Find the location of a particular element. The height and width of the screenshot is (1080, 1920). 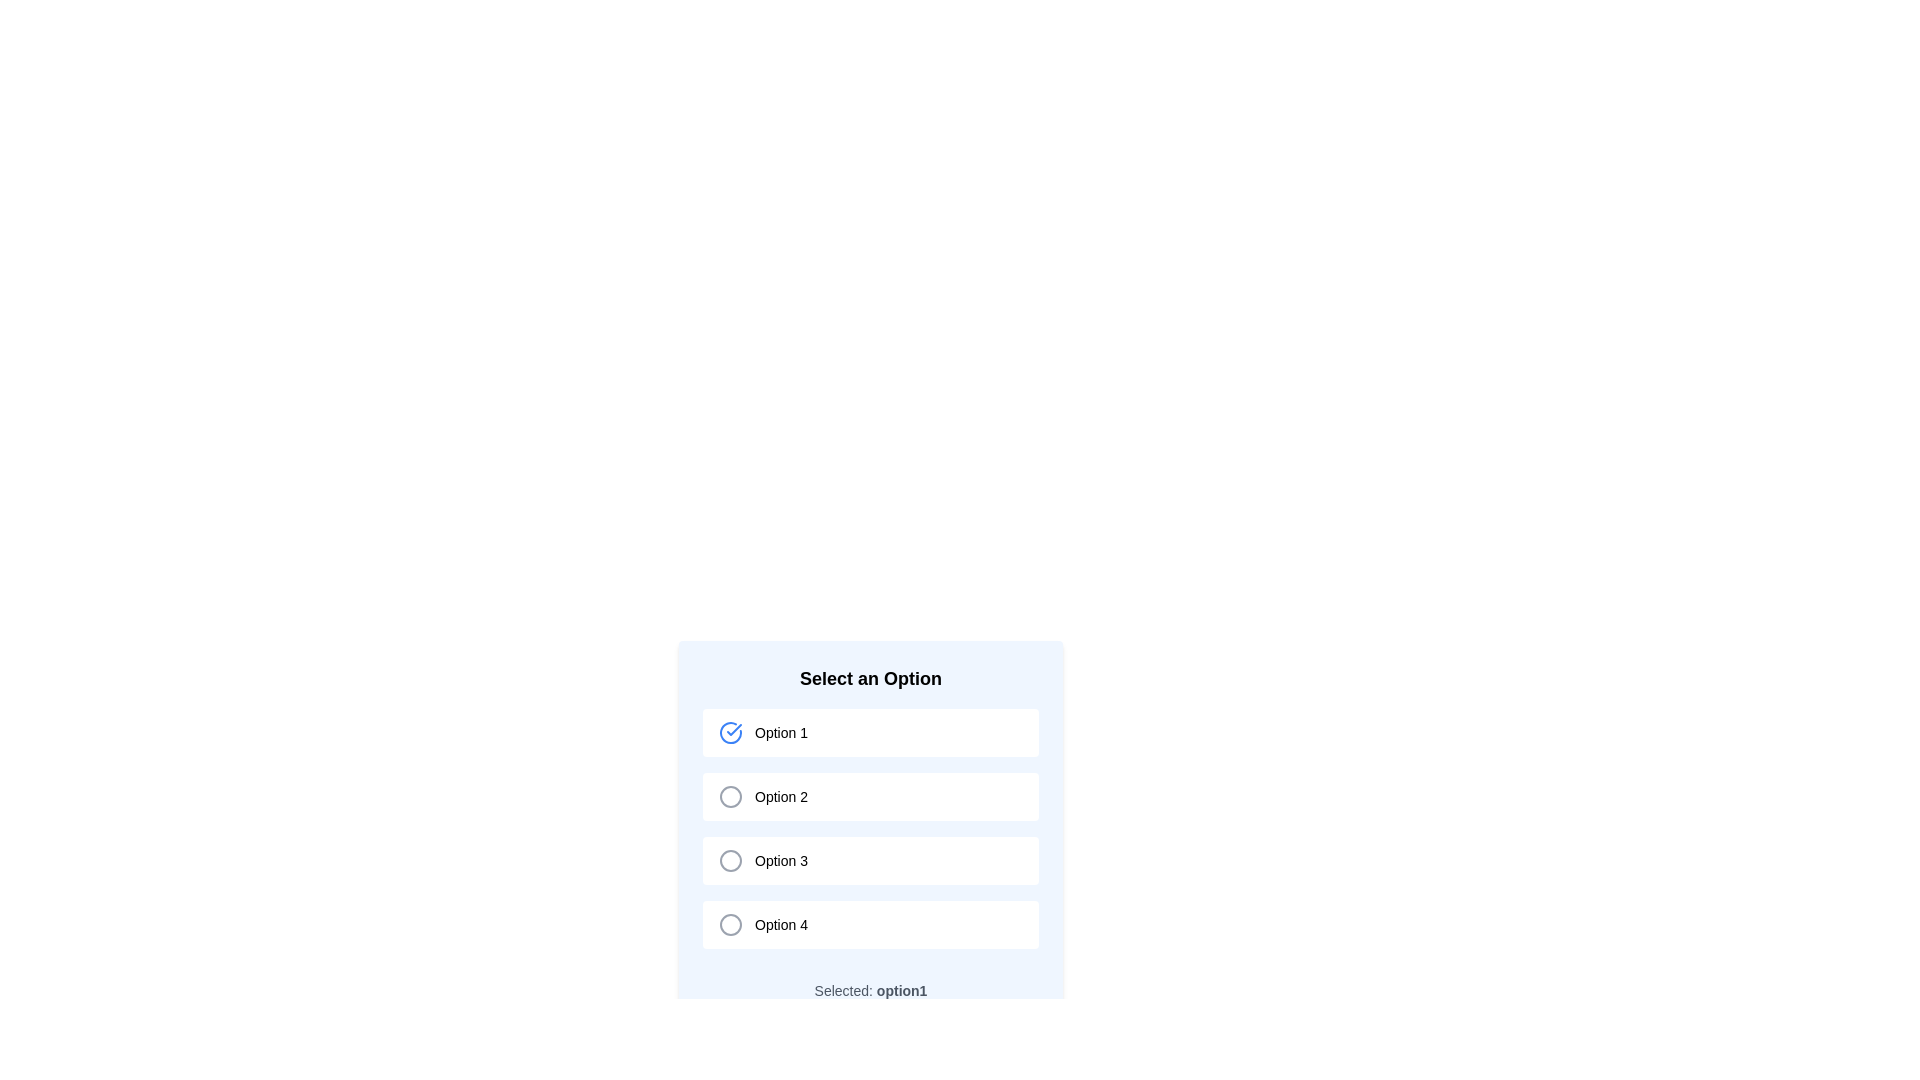

the circular icon representing the radio button for 'Option 3' is located at coordinates (729, 859).